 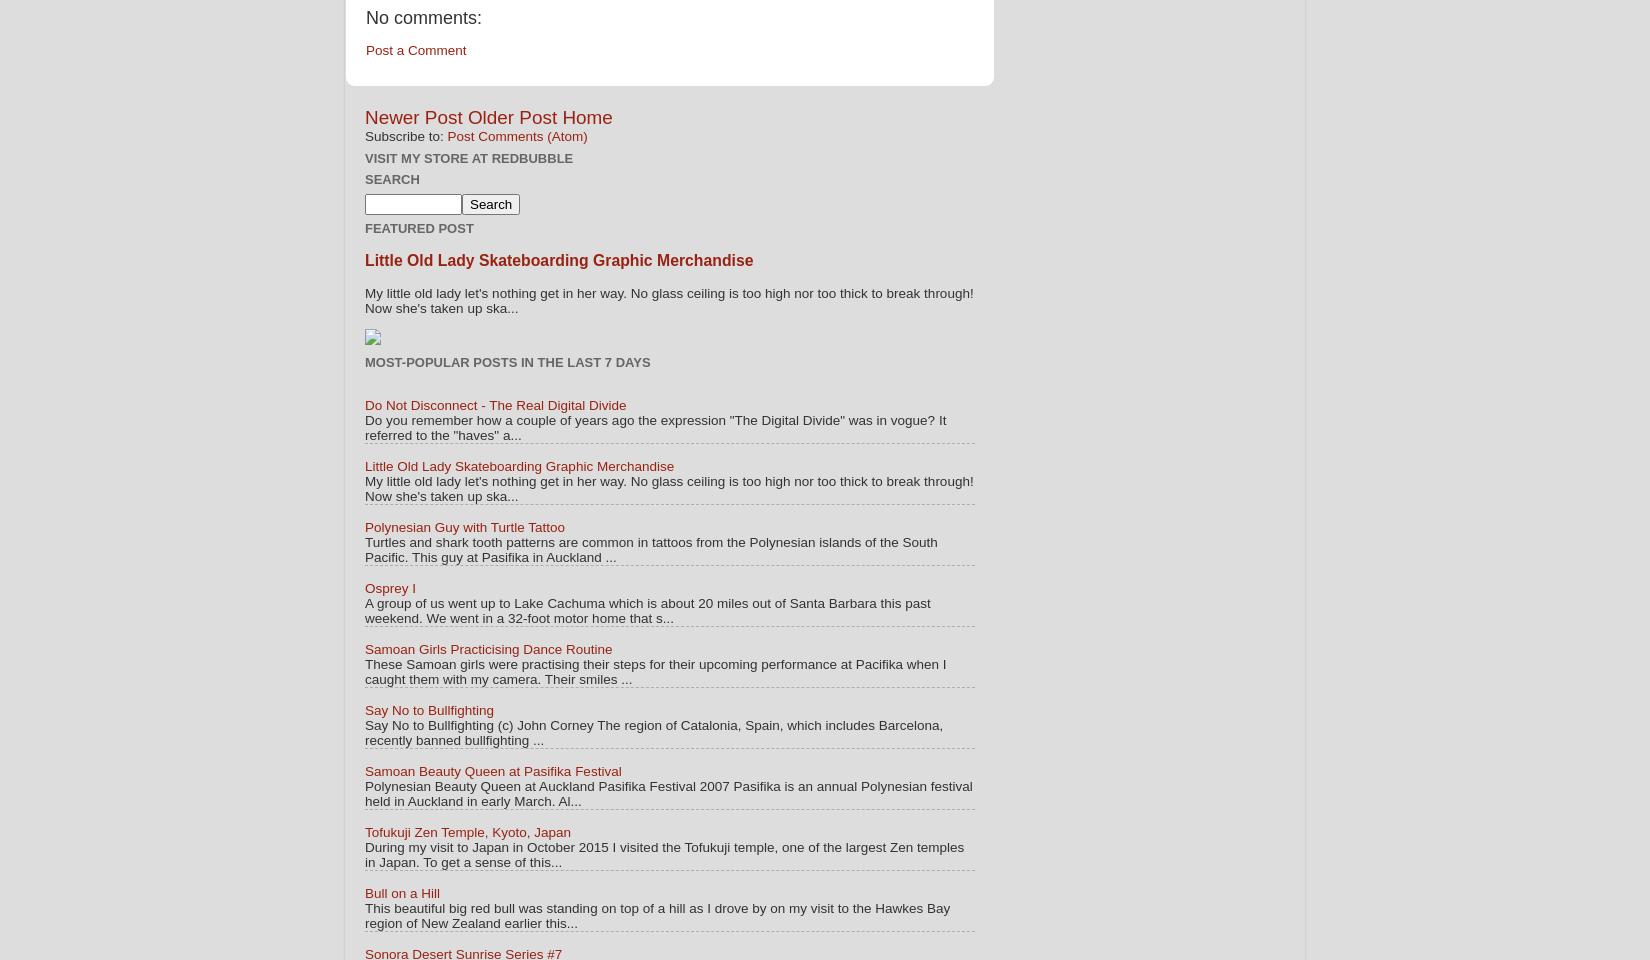 What do you see at coordinates (428, 710) in the screenshot?
I see `'Say No to Bullfighting'` at bounding box center [428, 710].